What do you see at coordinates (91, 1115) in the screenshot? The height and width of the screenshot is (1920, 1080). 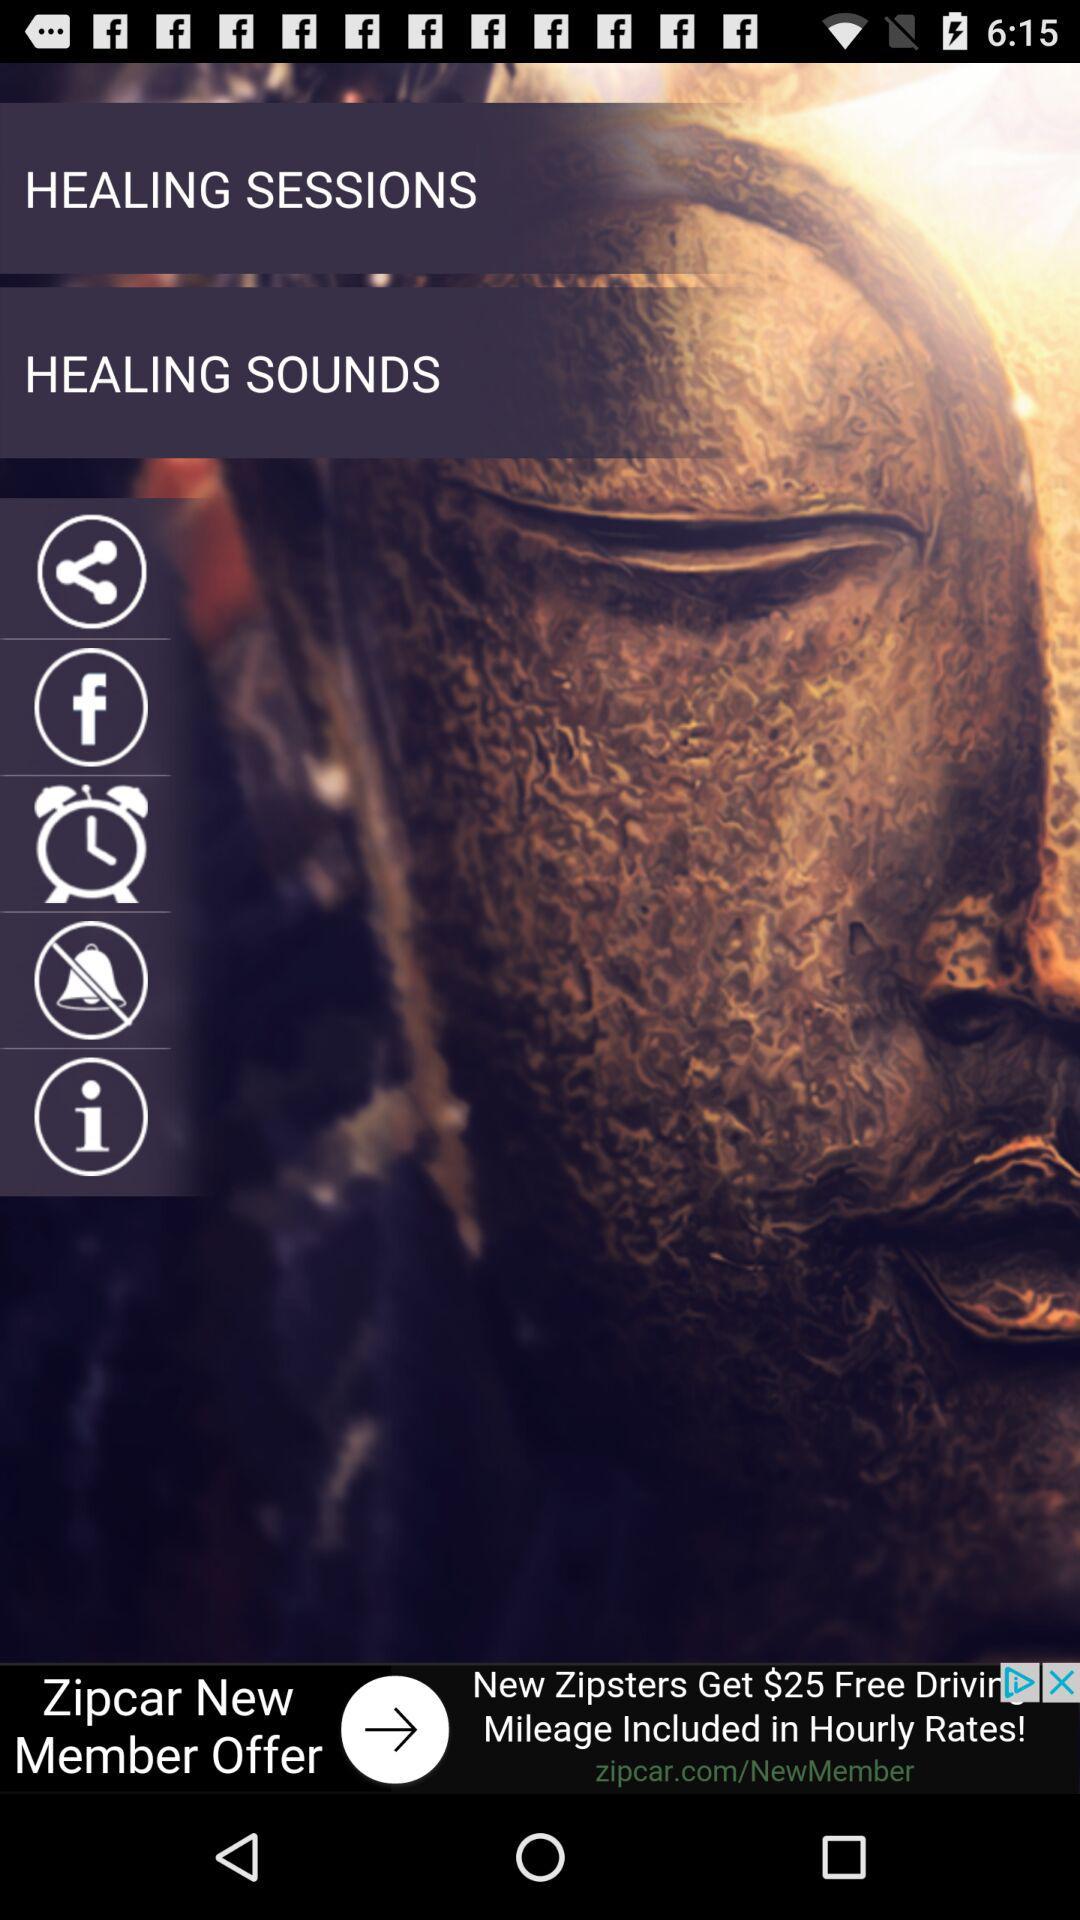 I see `get more information` at bounding box center [91, 1115].